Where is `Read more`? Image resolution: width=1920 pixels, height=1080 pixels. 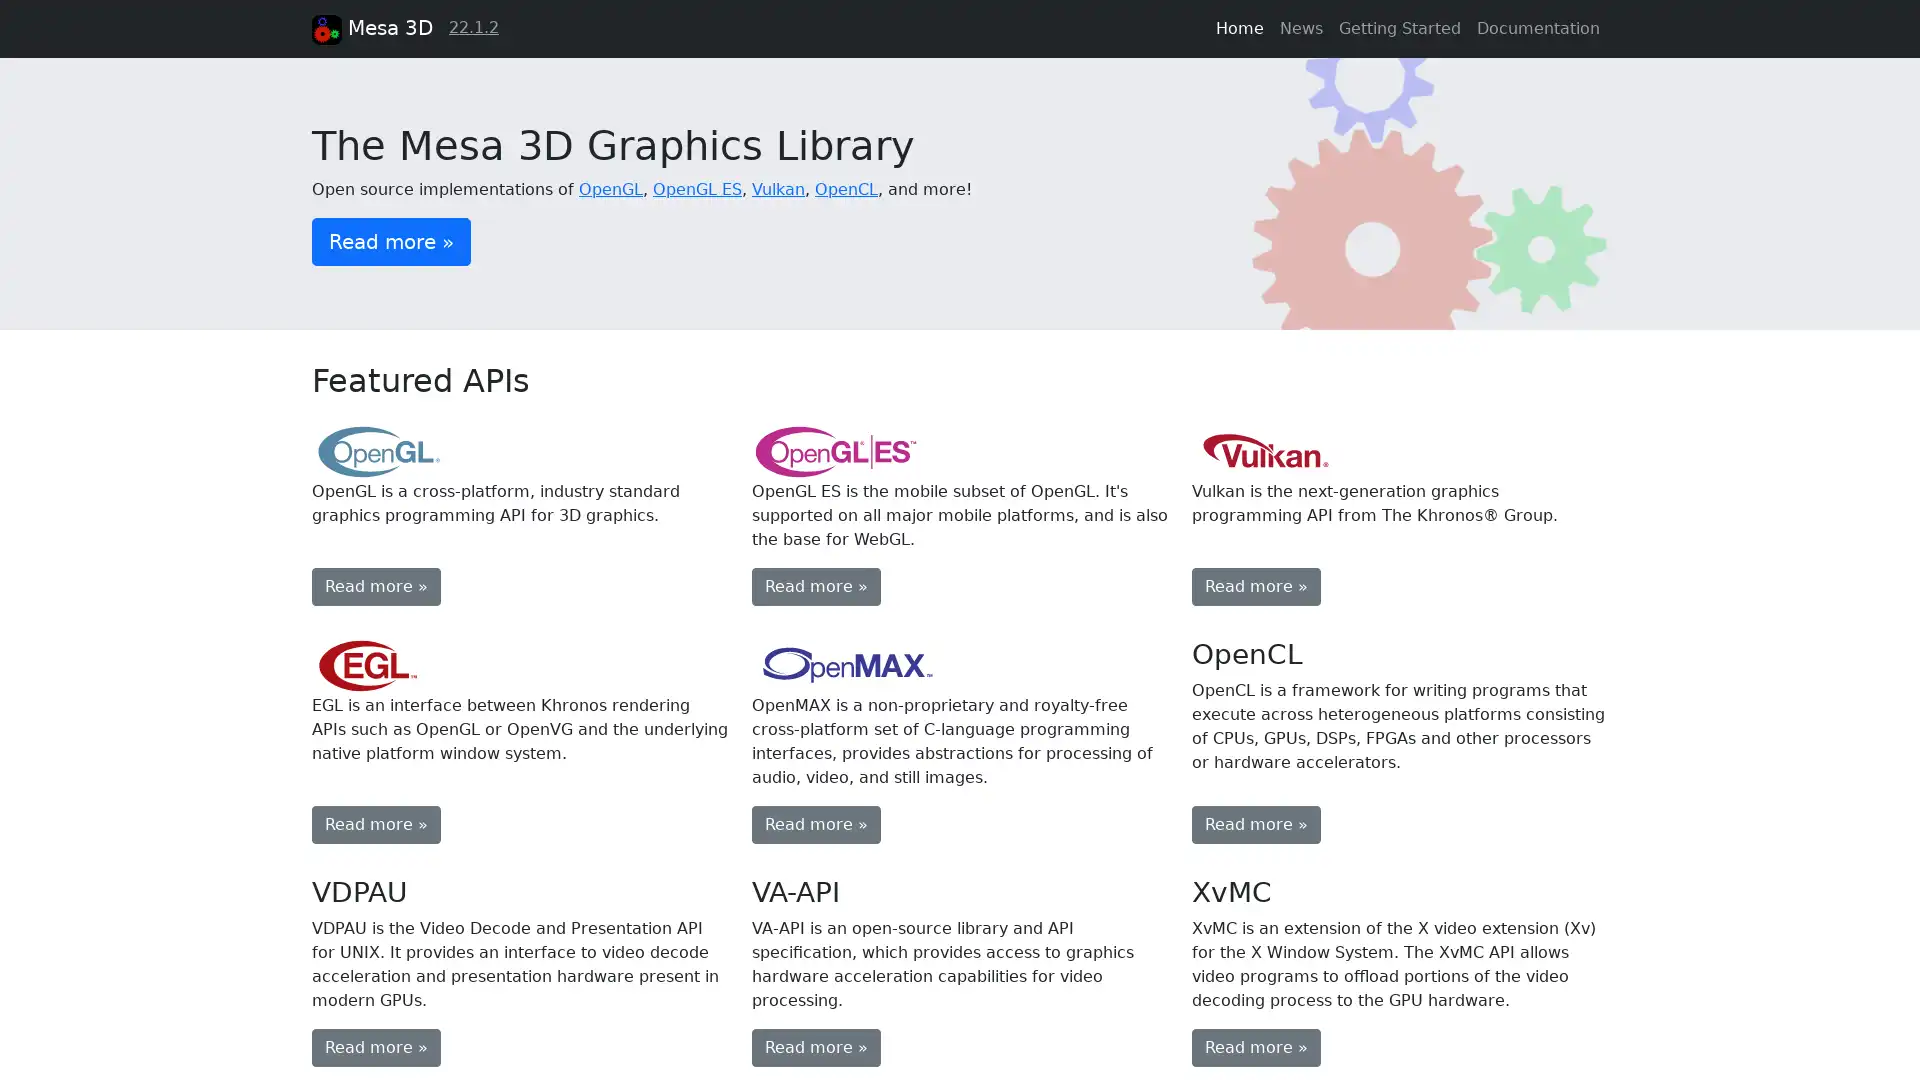
Read more is located at coordinates (1255, 1047).